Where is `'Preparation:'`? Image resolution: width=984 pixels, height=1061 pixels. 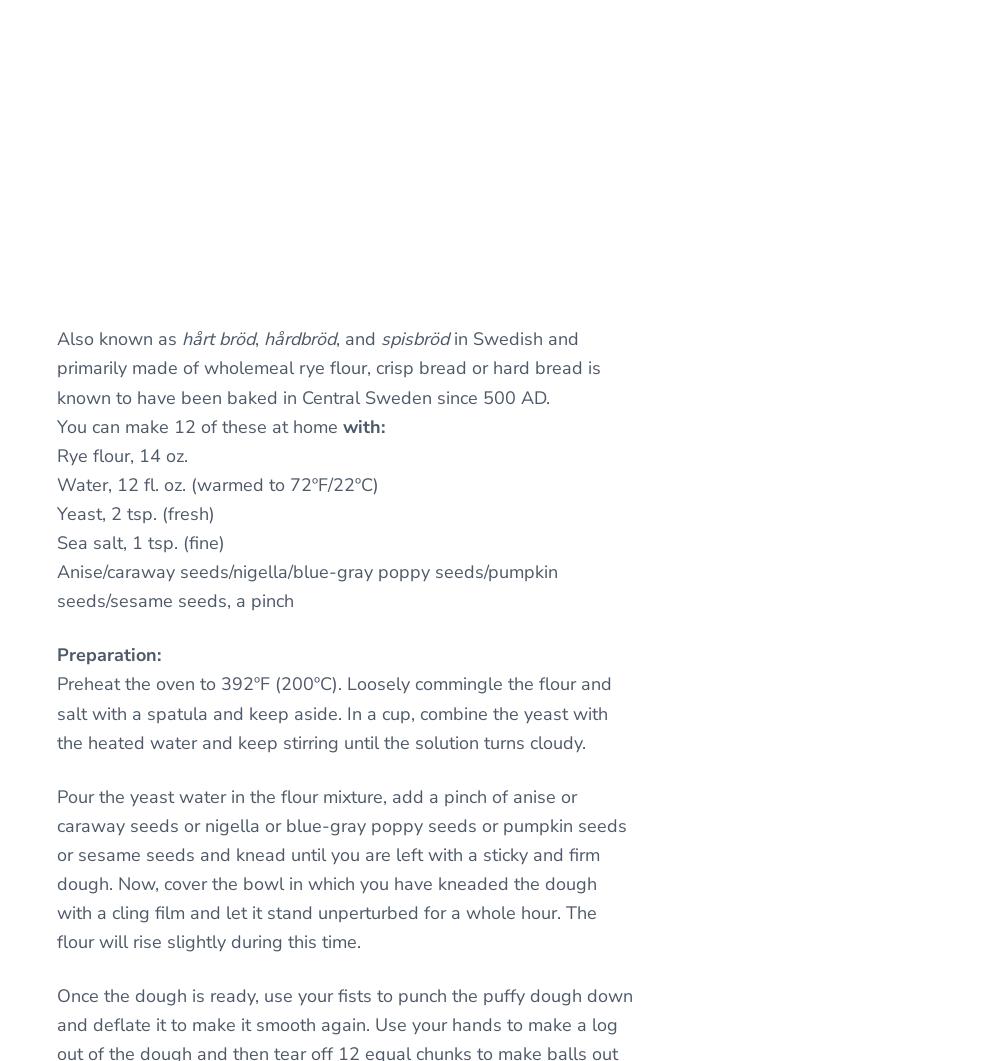
'Preparation:' is located at coordinates (108, 653).